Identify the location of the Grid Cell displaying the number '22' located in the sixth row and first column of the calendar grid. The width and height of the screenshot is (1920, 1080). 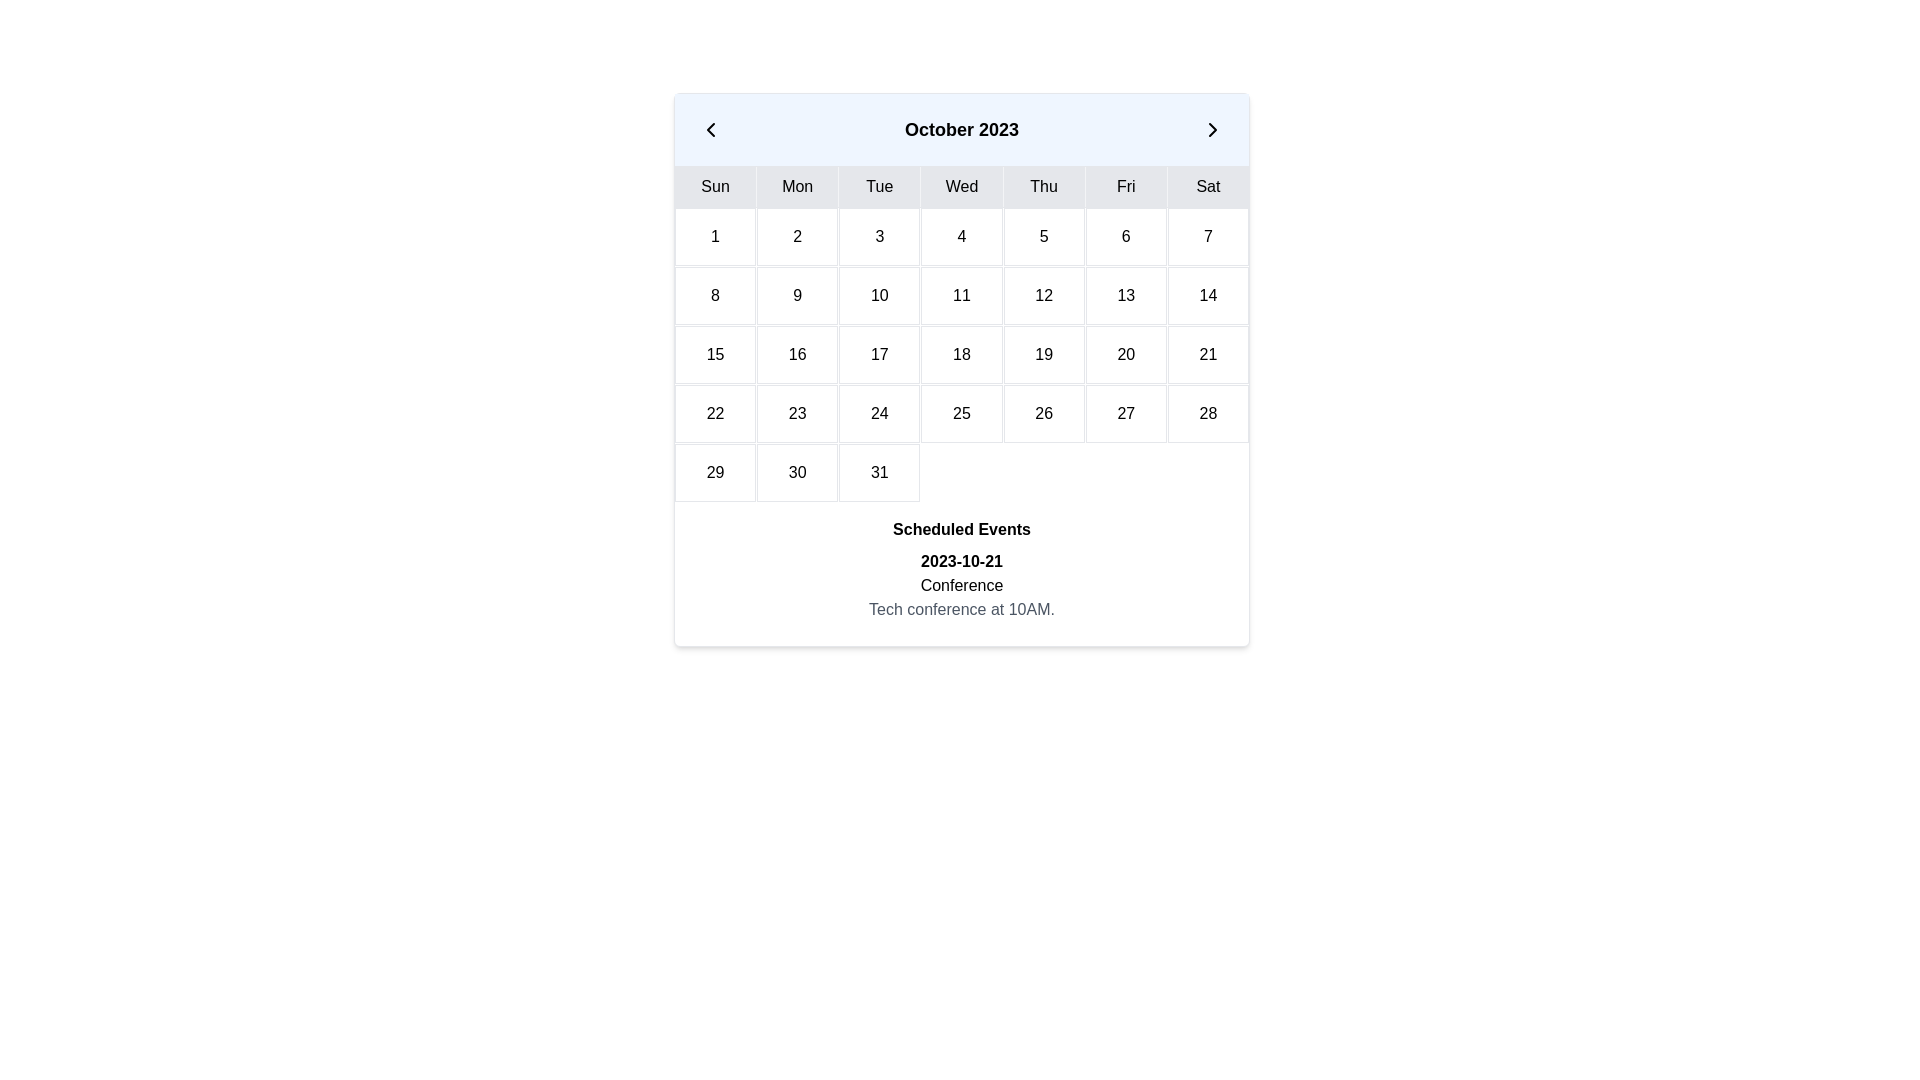
(715, 412).